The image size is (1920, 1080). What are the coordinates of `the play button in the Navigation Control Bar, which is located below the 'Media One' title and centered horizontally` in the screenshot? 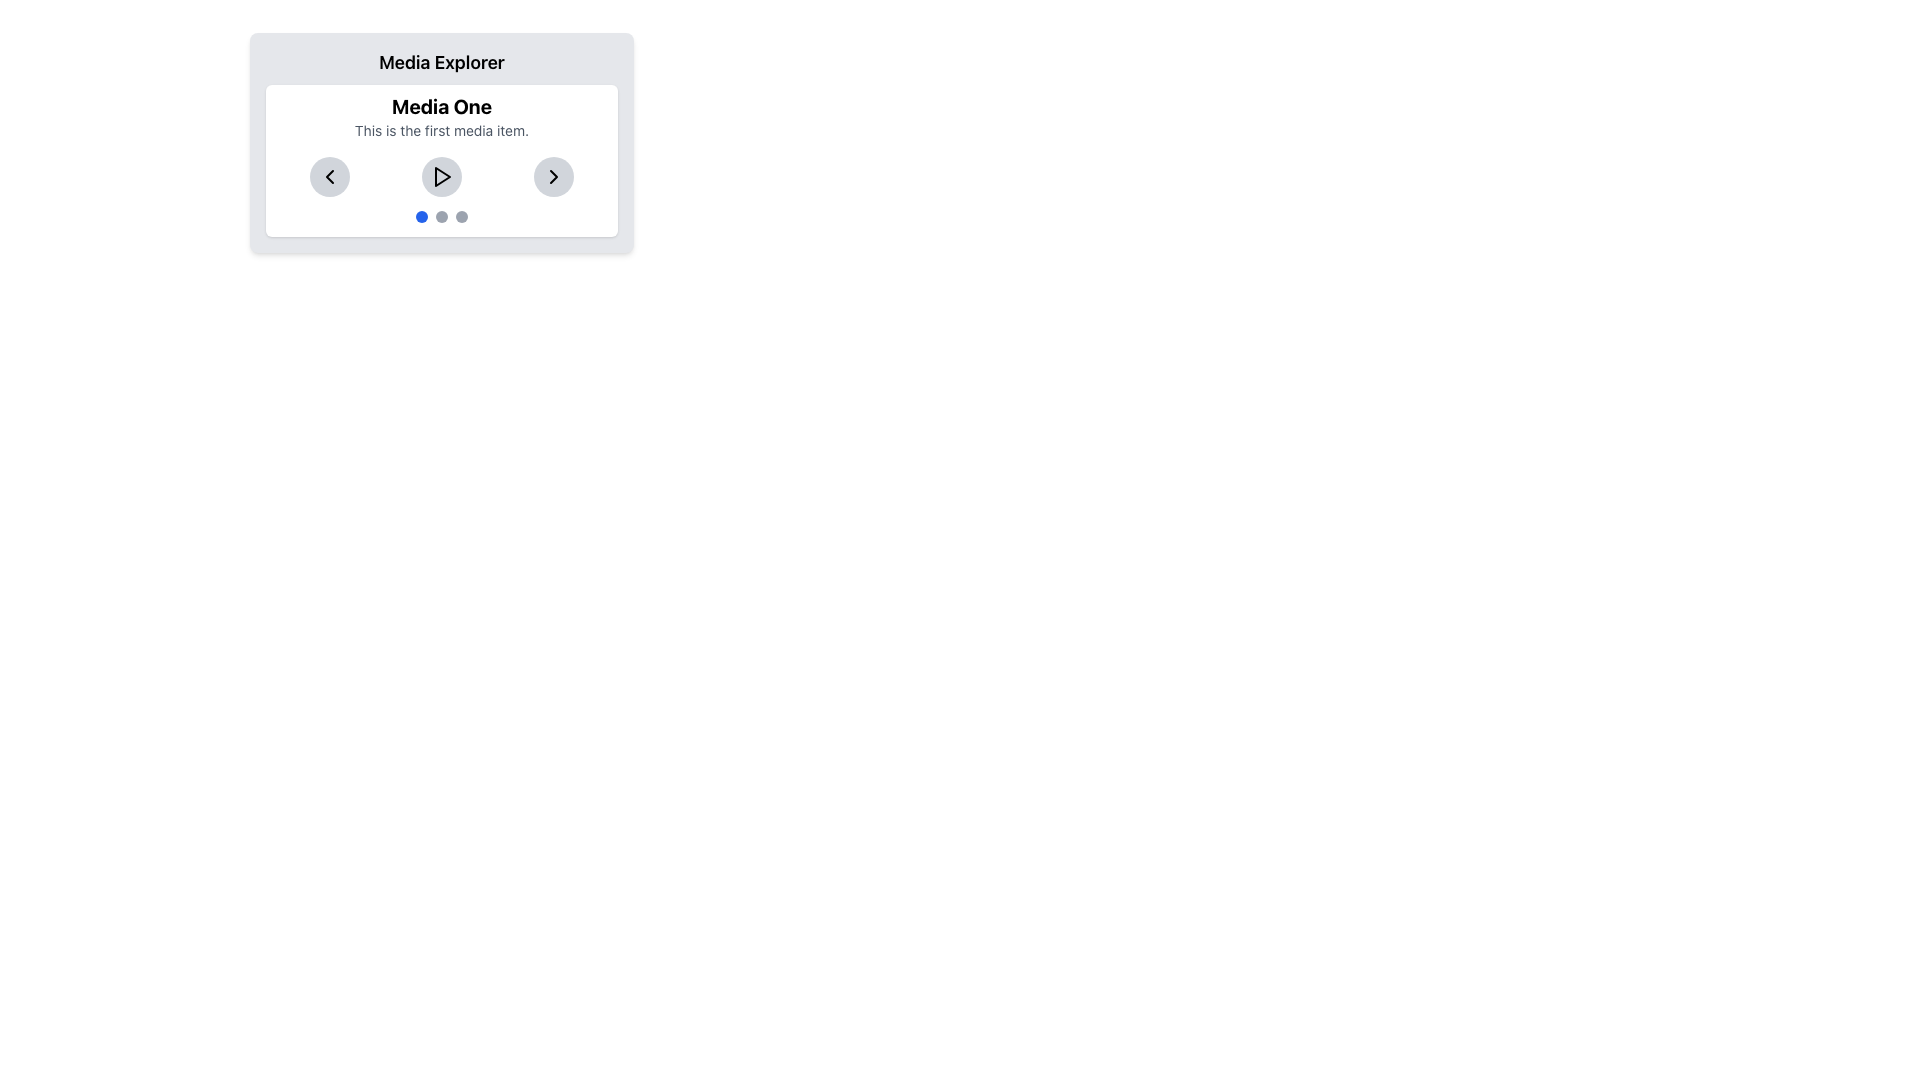 It's located at (440, 176).